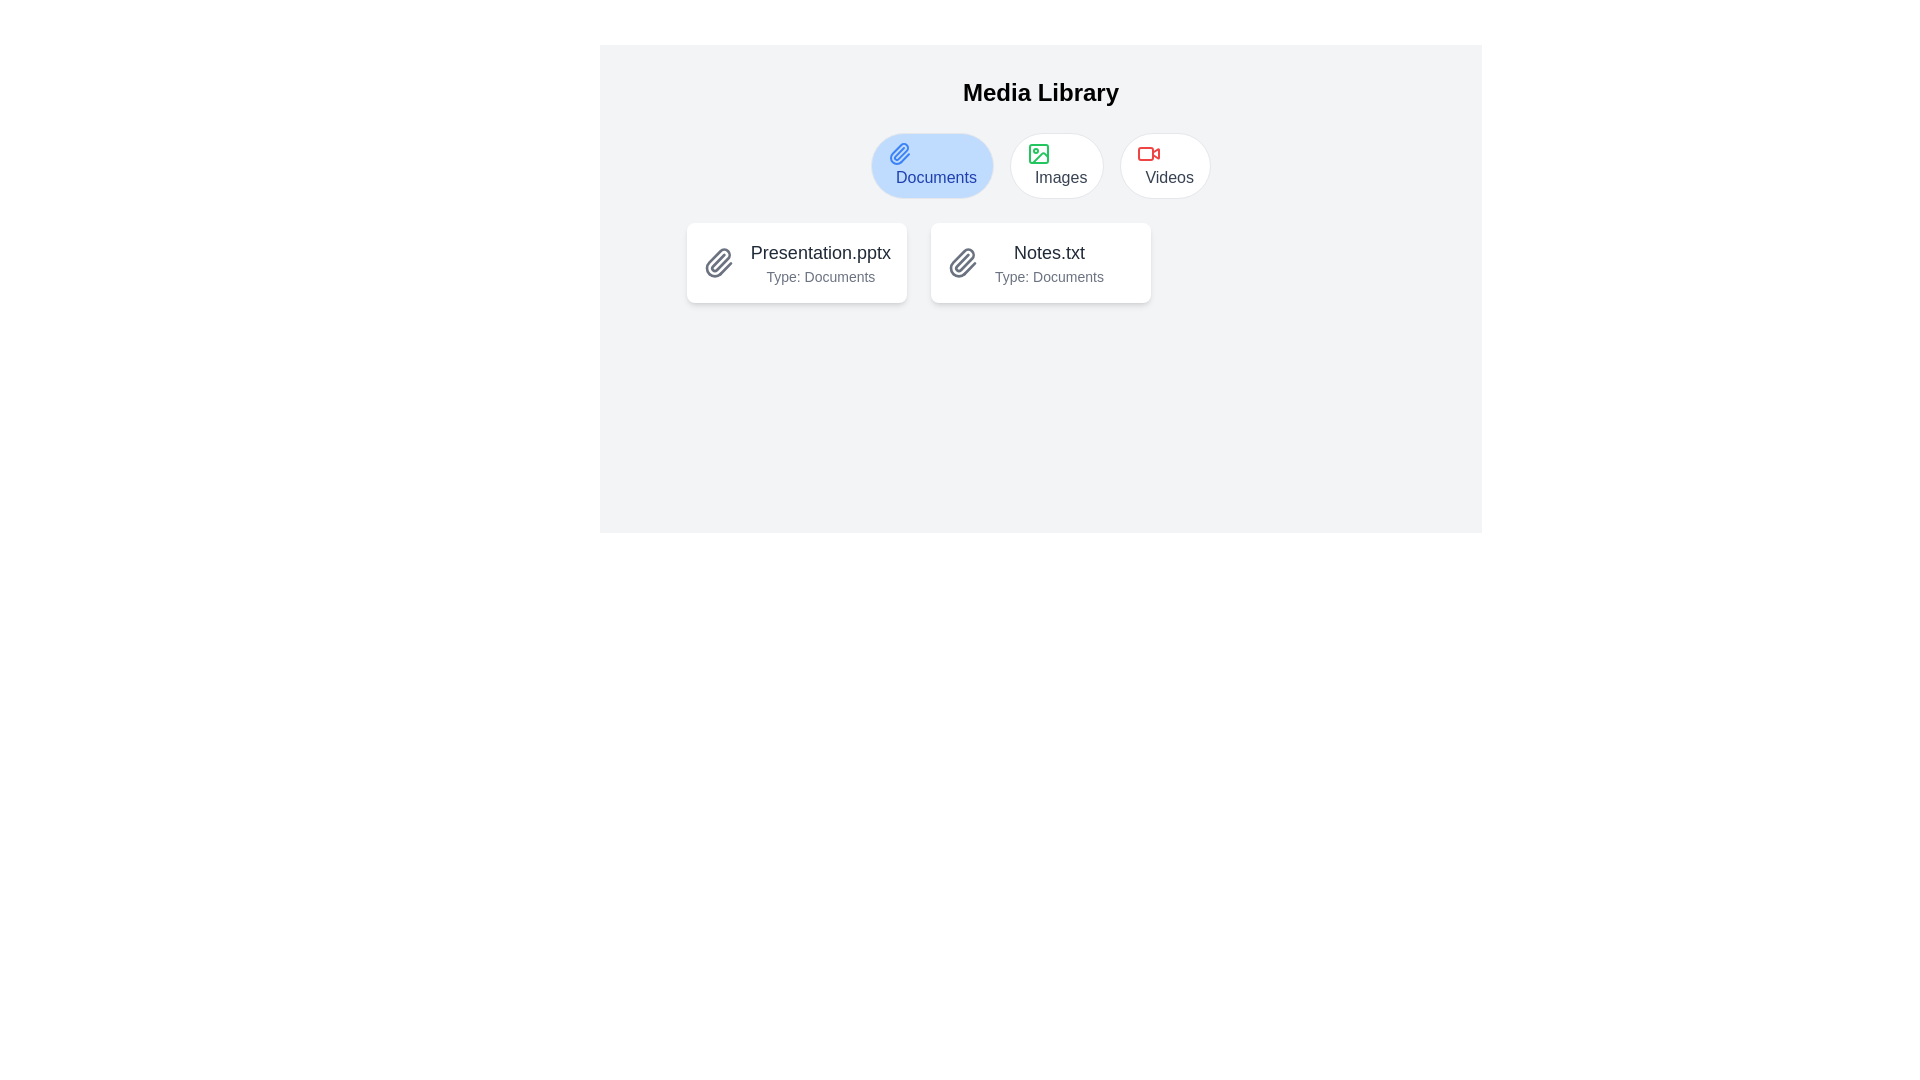  What do you see at coordinates (1156, 153) in the screenshot?
I see `the play button icon located within the 'Videos' option, which is part of a group of icons at the top right of the interface` at bounding box center [1156, 153].